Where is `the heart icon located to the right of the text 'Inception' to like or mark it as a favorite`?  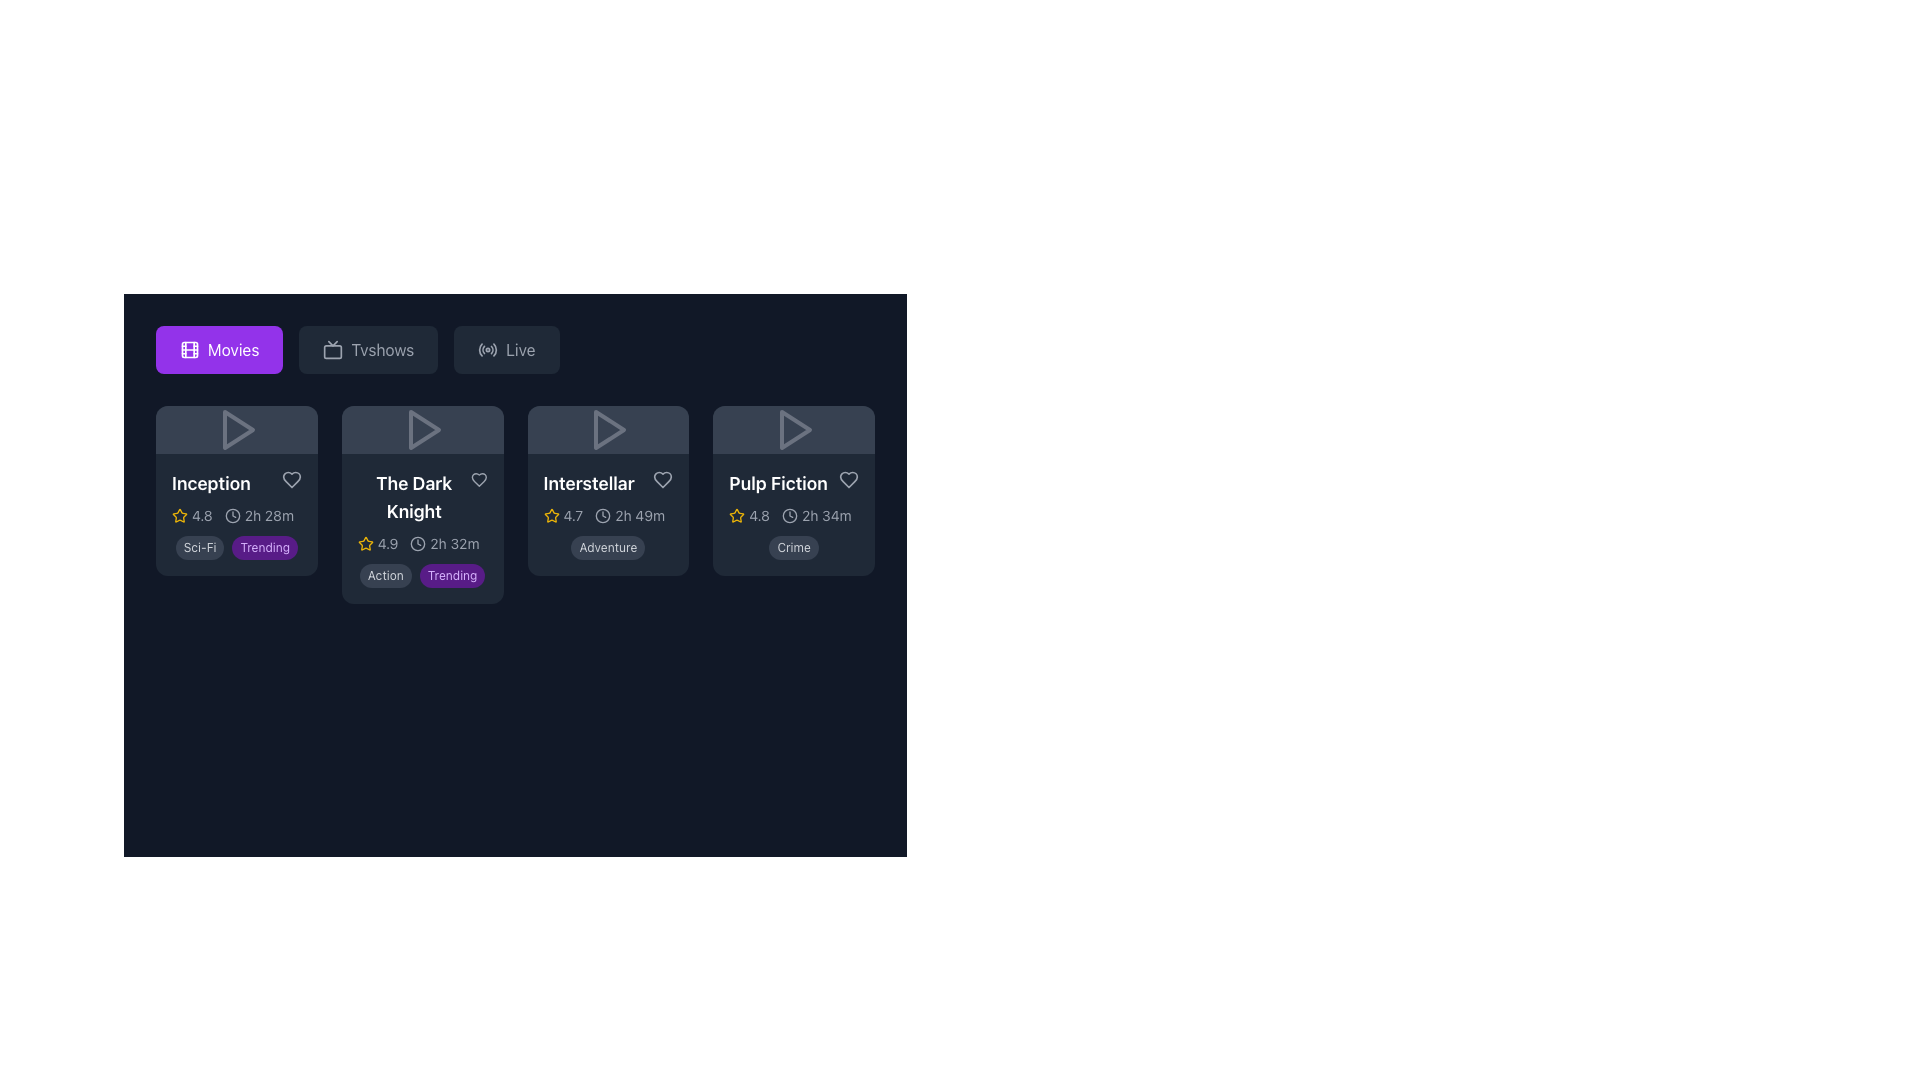 the heart icon located to the right of the text 'Inception' to like or mark it as a favorite is located at coordinates (290, 479).